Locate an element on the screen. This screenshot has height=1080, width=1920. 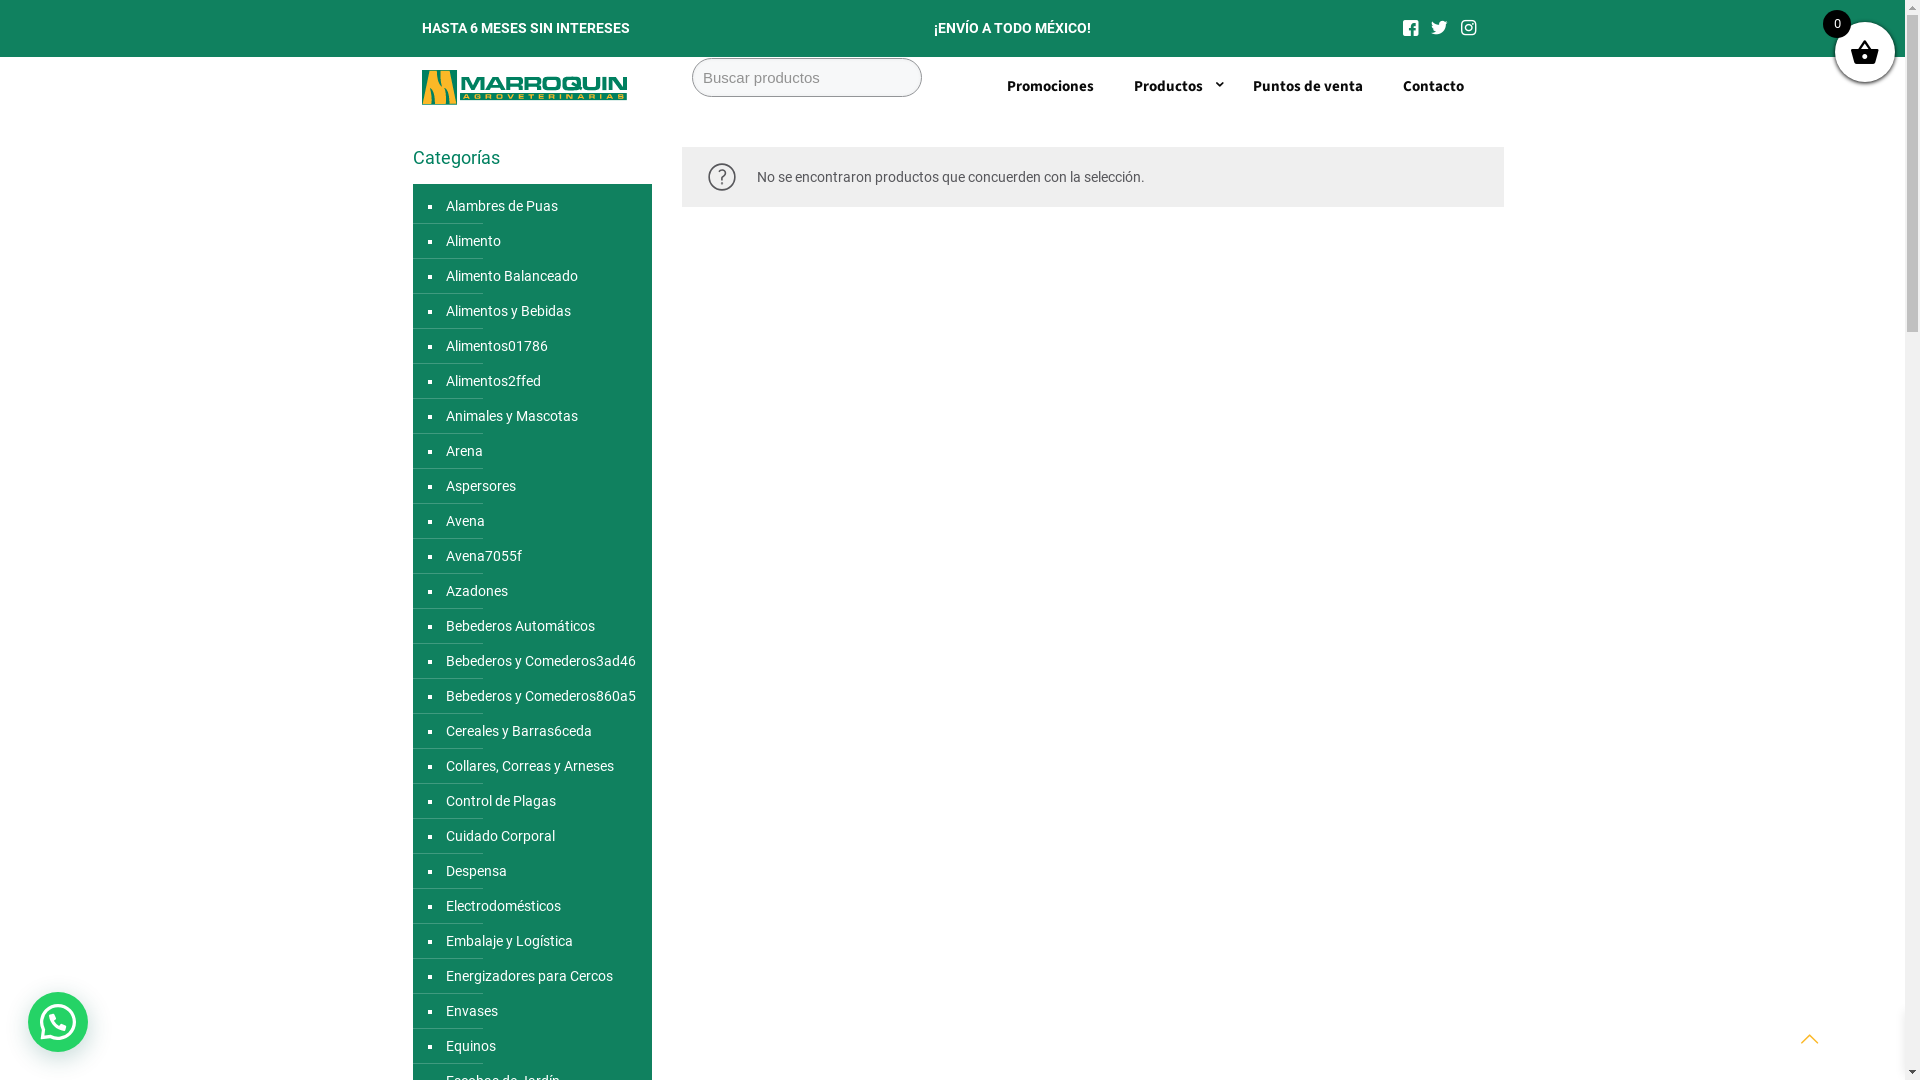
'Avena' is located at coordinates (542, 520).